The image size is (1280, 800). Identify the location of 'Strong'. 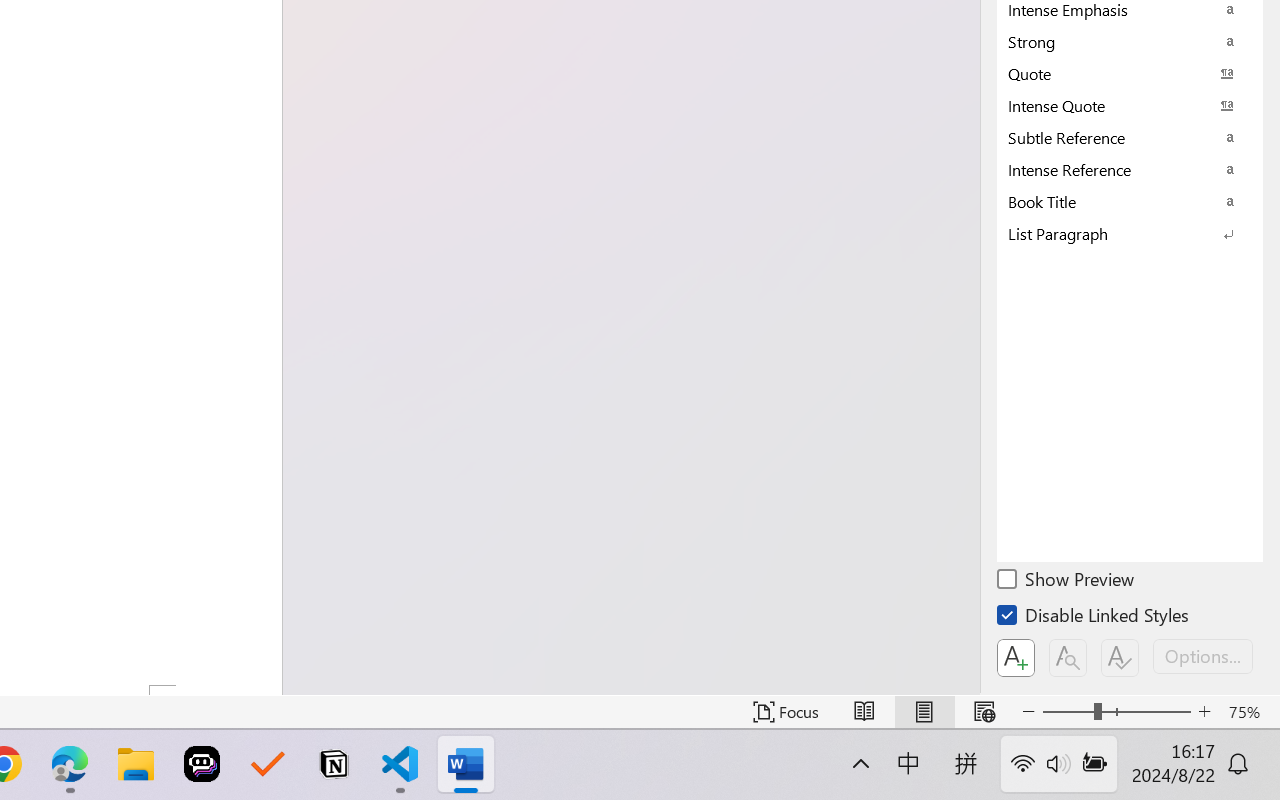
(1130, 40).